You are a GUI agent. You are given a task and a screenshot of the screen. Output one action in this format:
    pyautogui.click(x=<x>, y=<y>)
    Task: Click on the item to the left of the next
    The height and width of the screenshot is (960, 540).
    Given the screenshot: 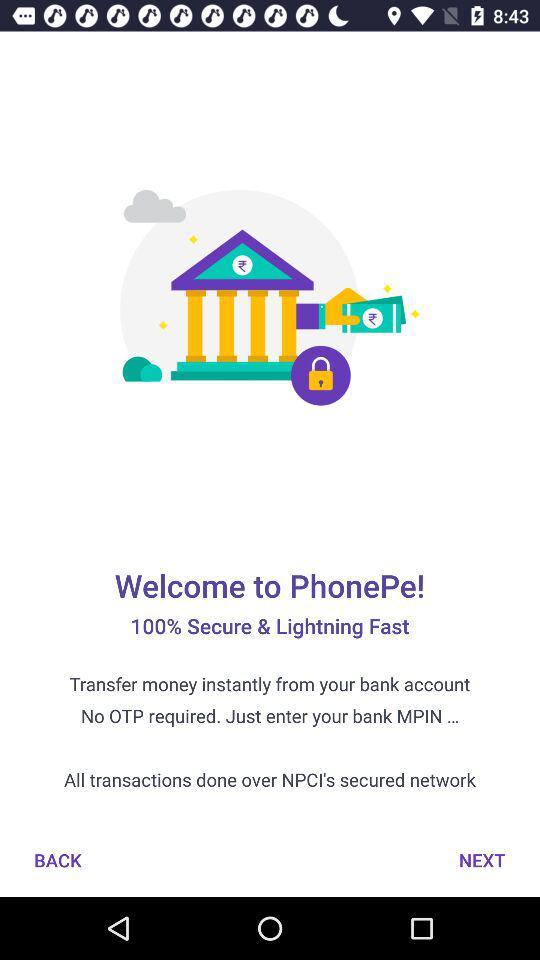 What is the action you would take?
    pyautogui.click(x=57, y=859)
    